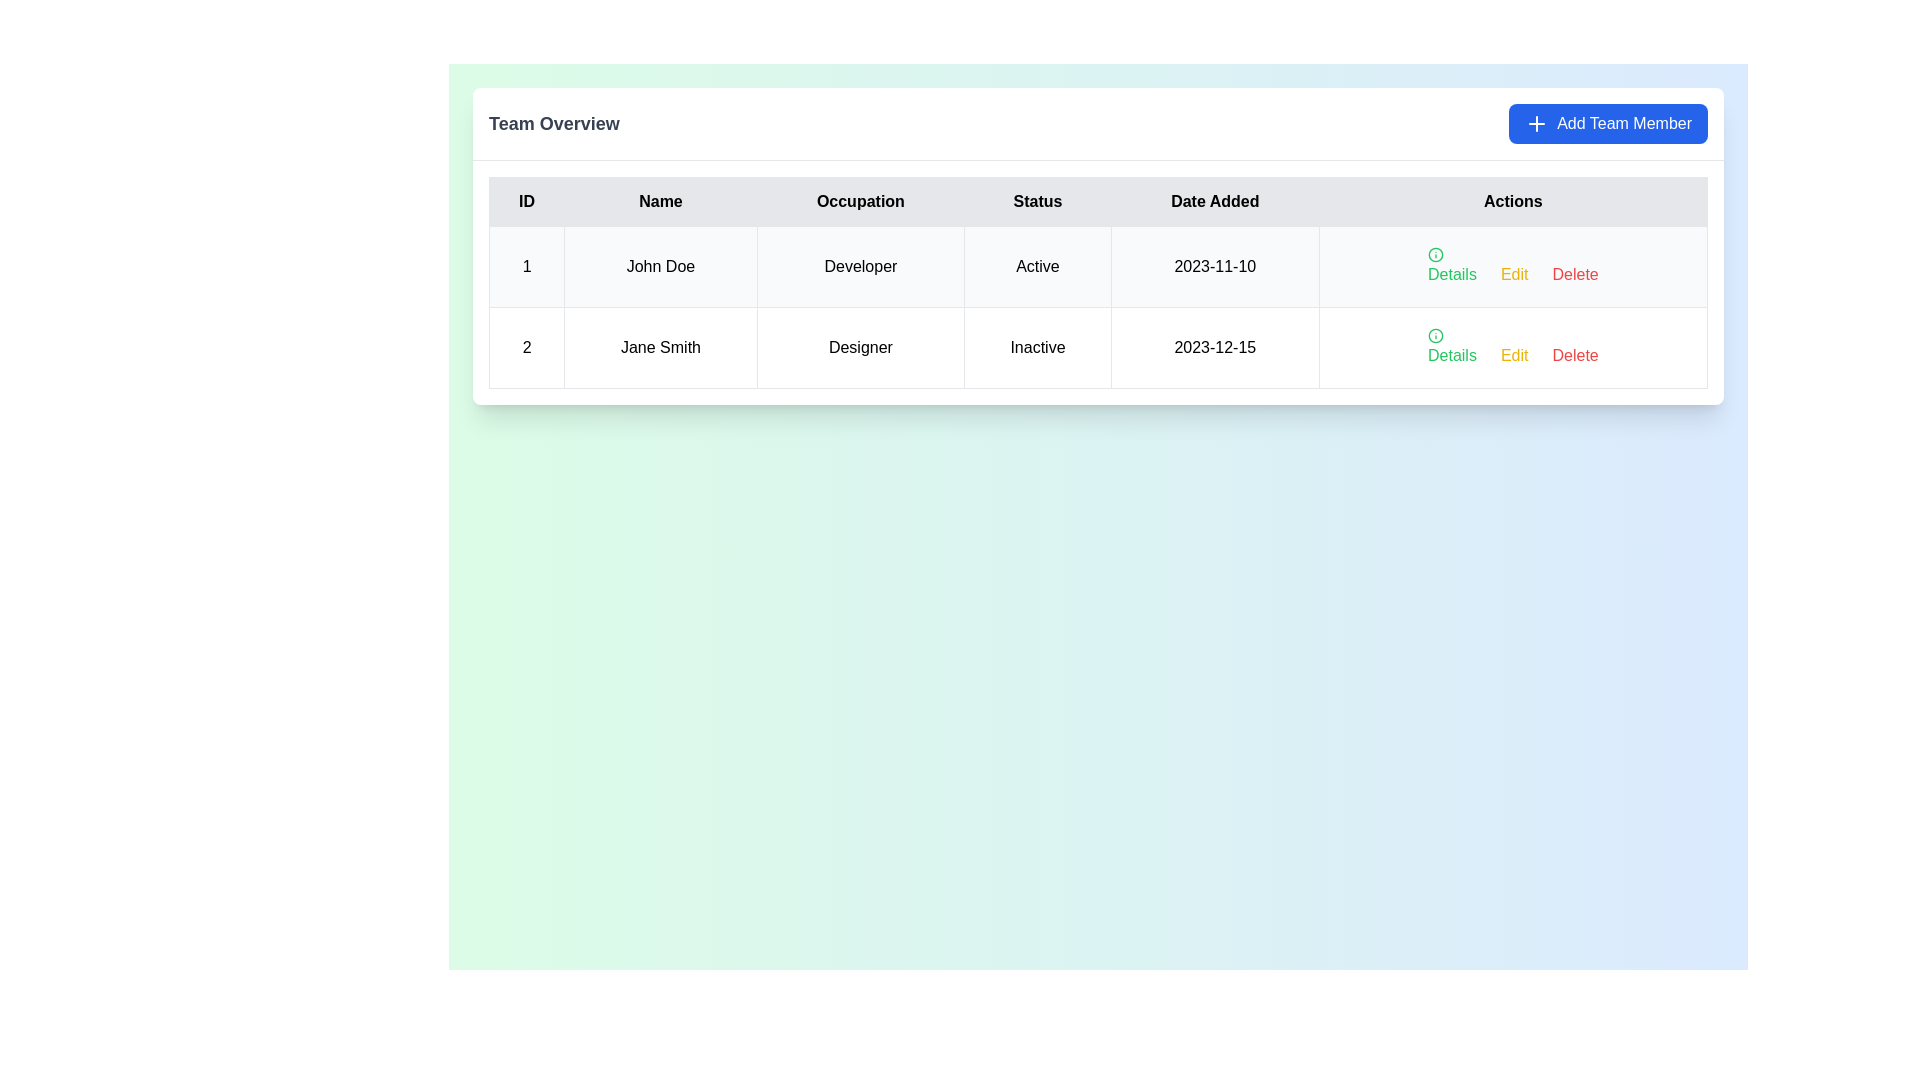 Image resolution: width=1920 pixels, height=1080 pixels. What do you see at coordinates (527, 346) in the screenshot?
I see `the text display cell containing the number '2' which is located in the leftmost column under the 'ID' header, specifically positioned in the row labeled 'Jane Smith'` at bounding box center [527, 346].